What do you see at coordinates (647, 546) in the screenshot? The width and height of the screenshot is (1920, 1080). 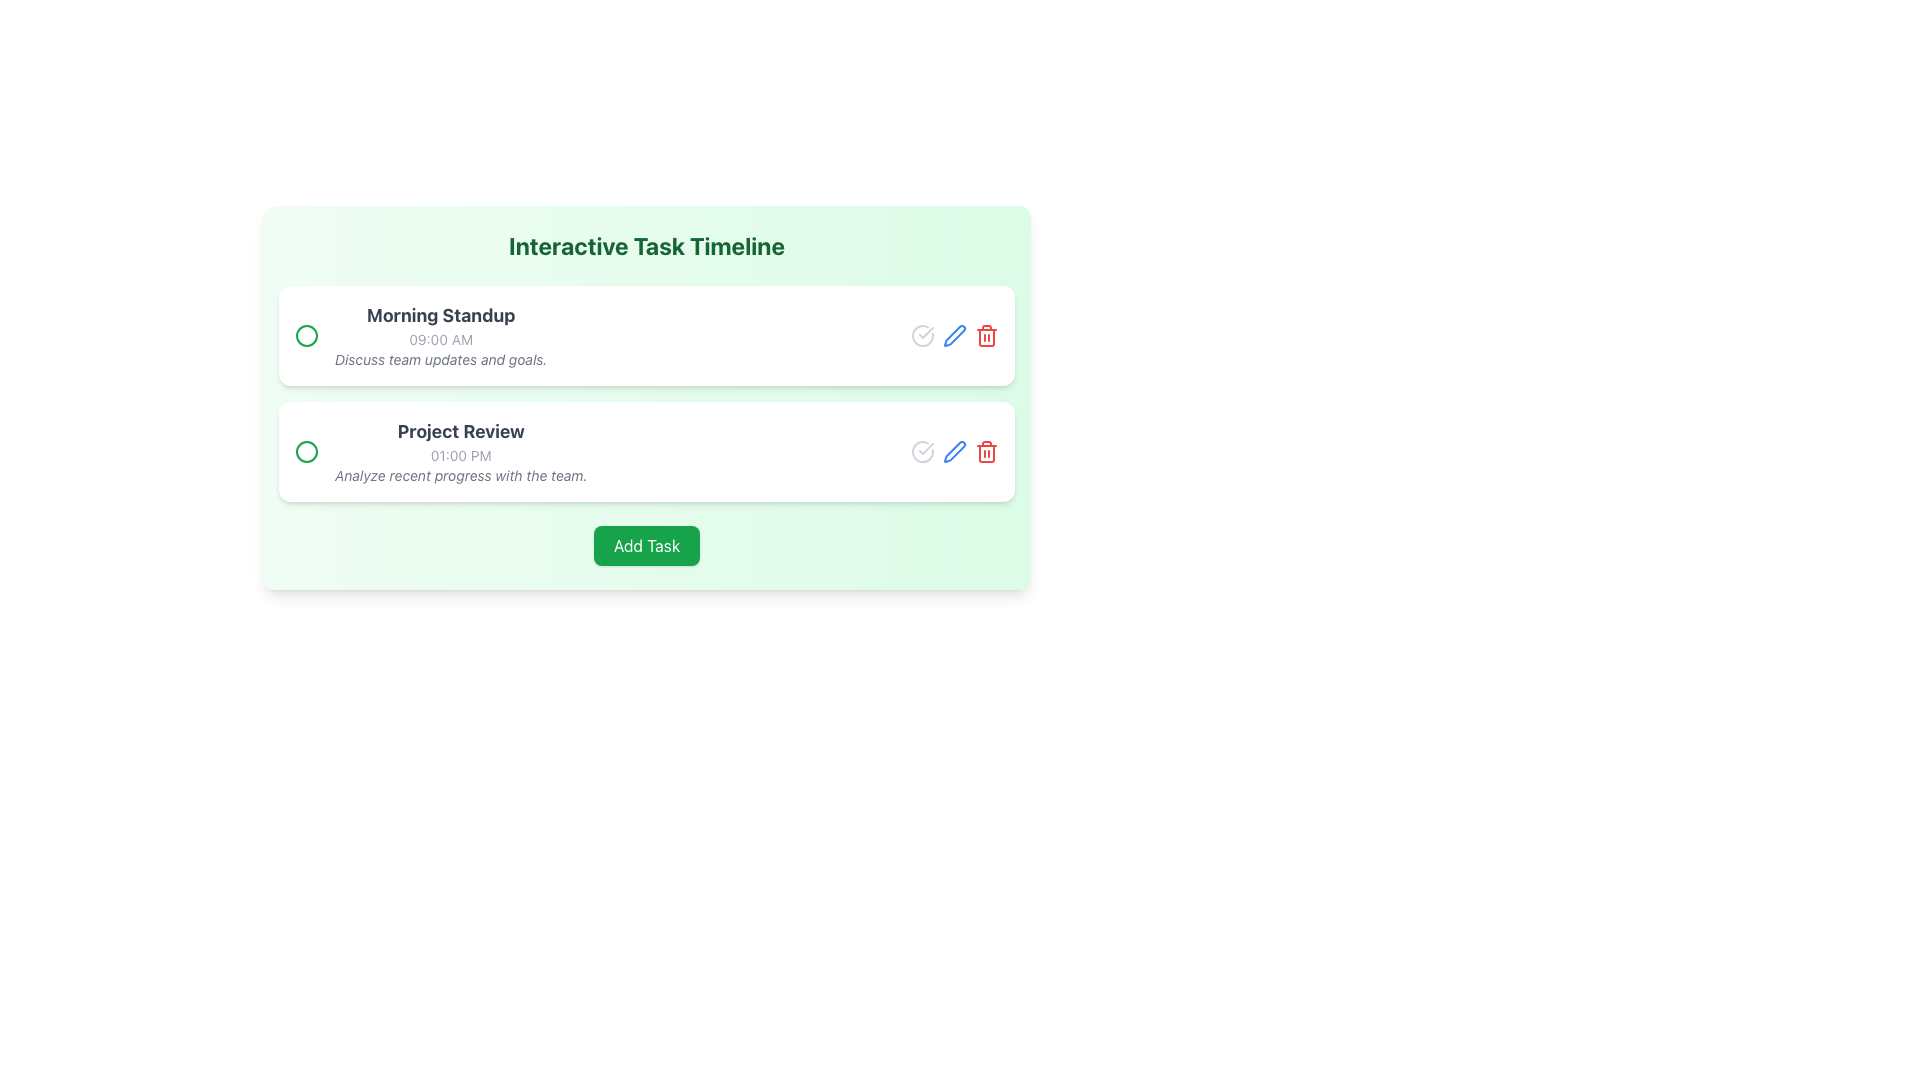 I see `the button for adding a new task within the 'Interactive Task Timeline' card to observe any visual feedback indicating interactivity` at bounding box center [647, 546].